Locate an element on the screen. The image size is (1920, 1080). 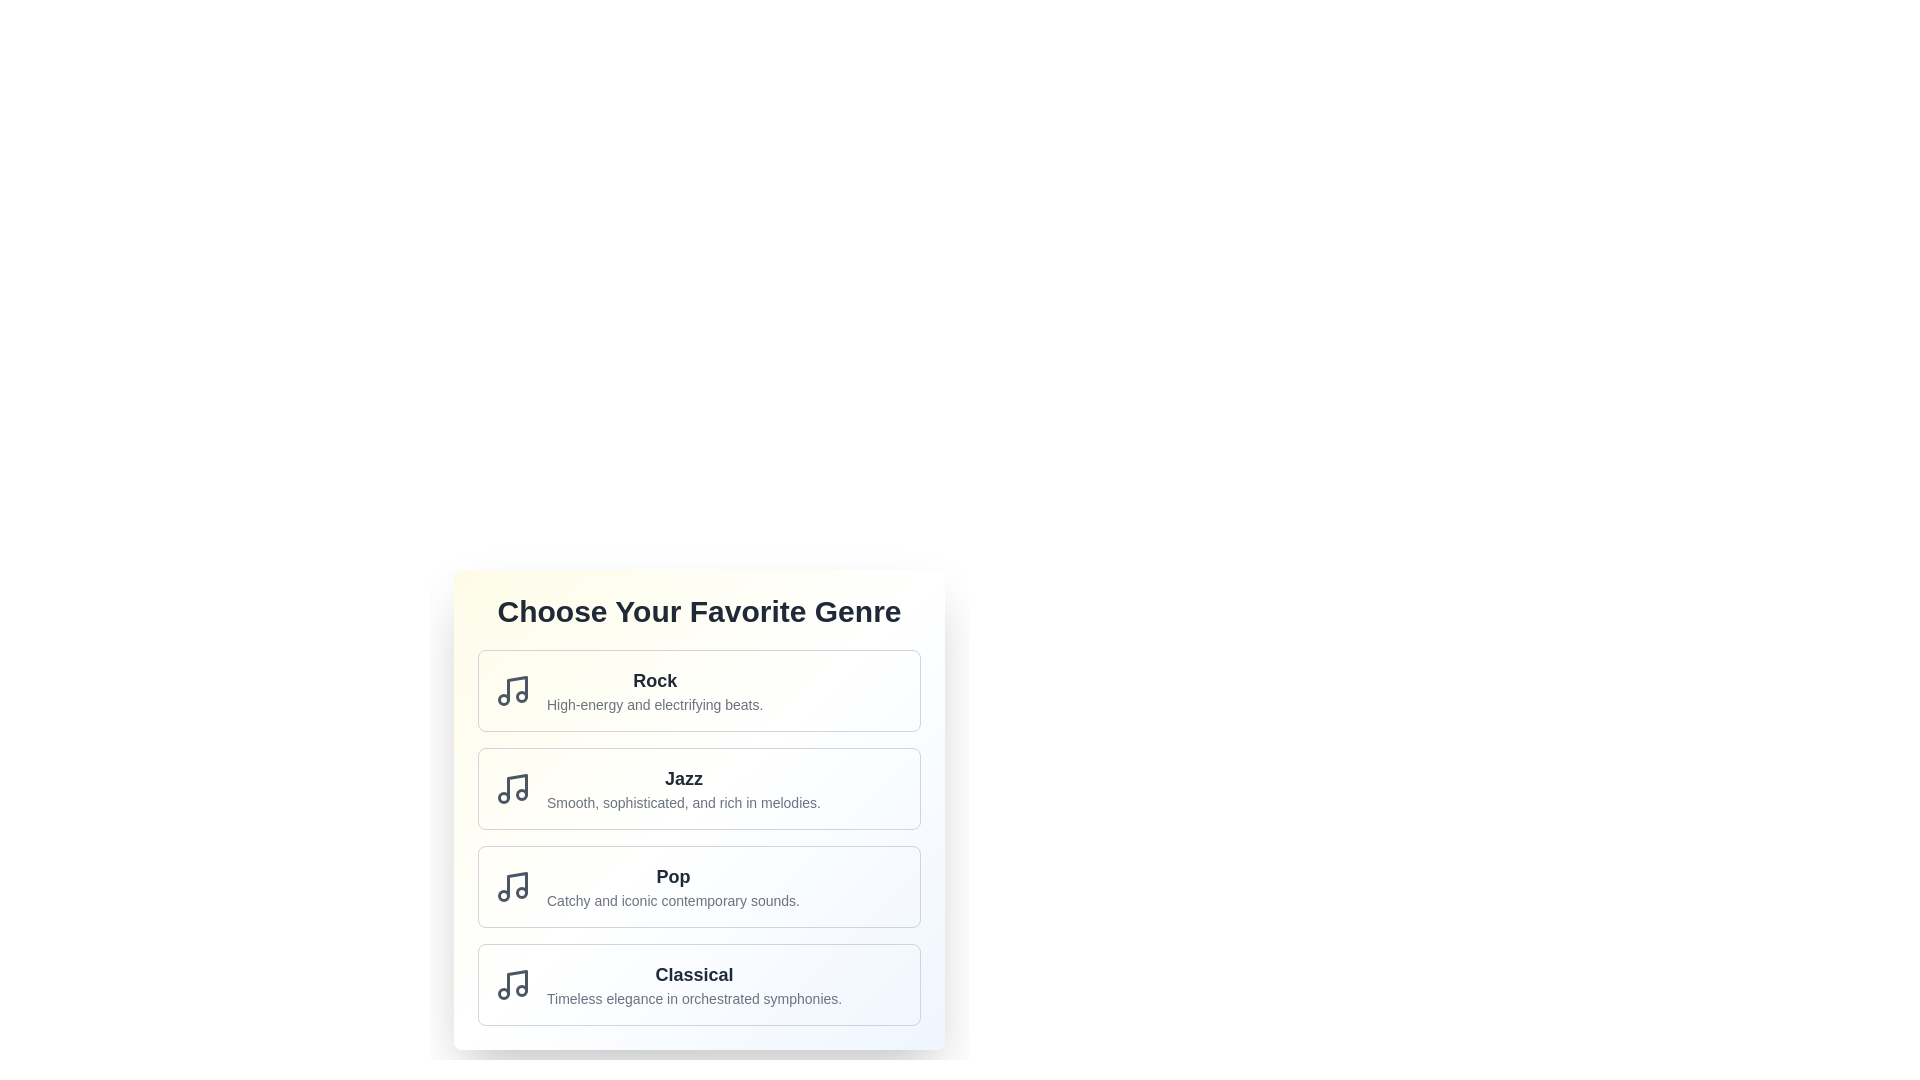
the descriptive text element providing additional information about the 'Jazz' music genre, which is located immediately below the 'Jazz' title text is located at coordinates (683, 801).